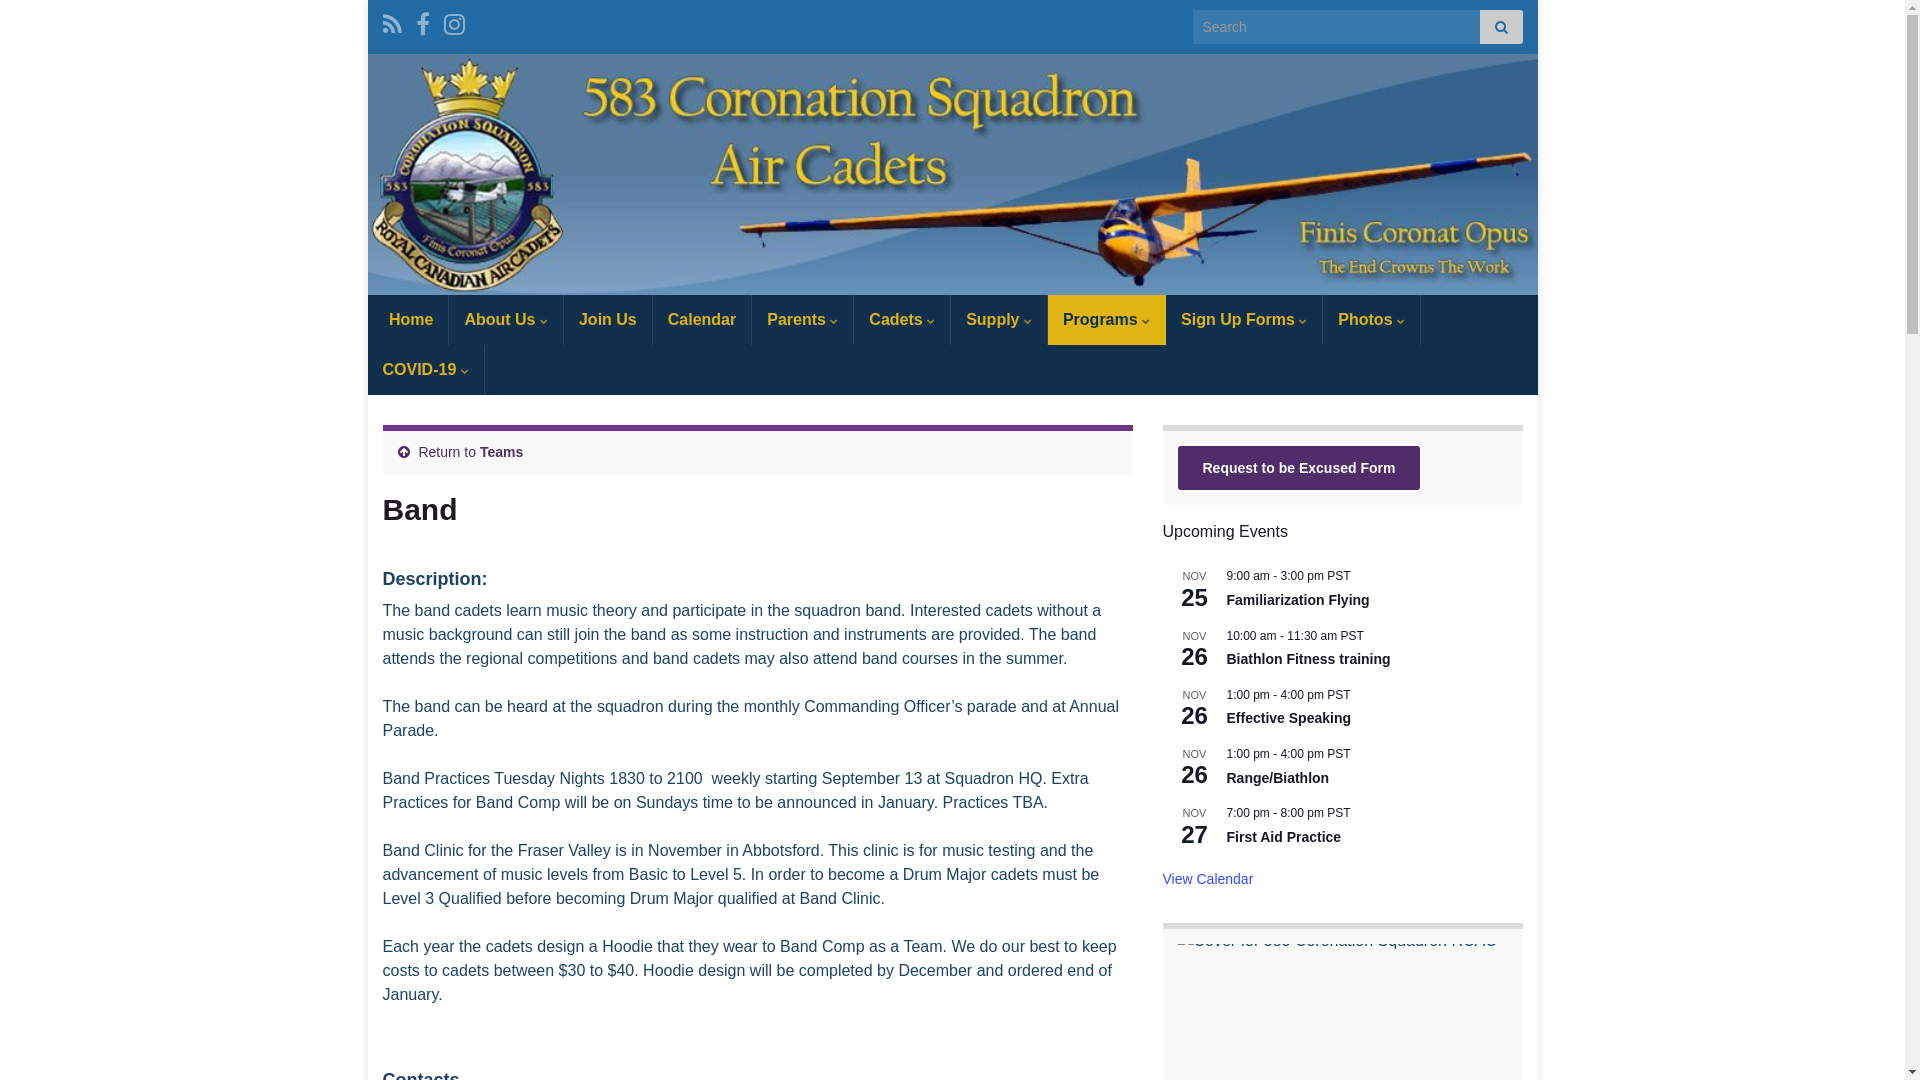 The width and height of the screenshot is (1920, 1080). What do you see at coordinates (1242, 319) in the screenshot?
I see `'Sign Up Forms'` at bounding box center [1242, 319].